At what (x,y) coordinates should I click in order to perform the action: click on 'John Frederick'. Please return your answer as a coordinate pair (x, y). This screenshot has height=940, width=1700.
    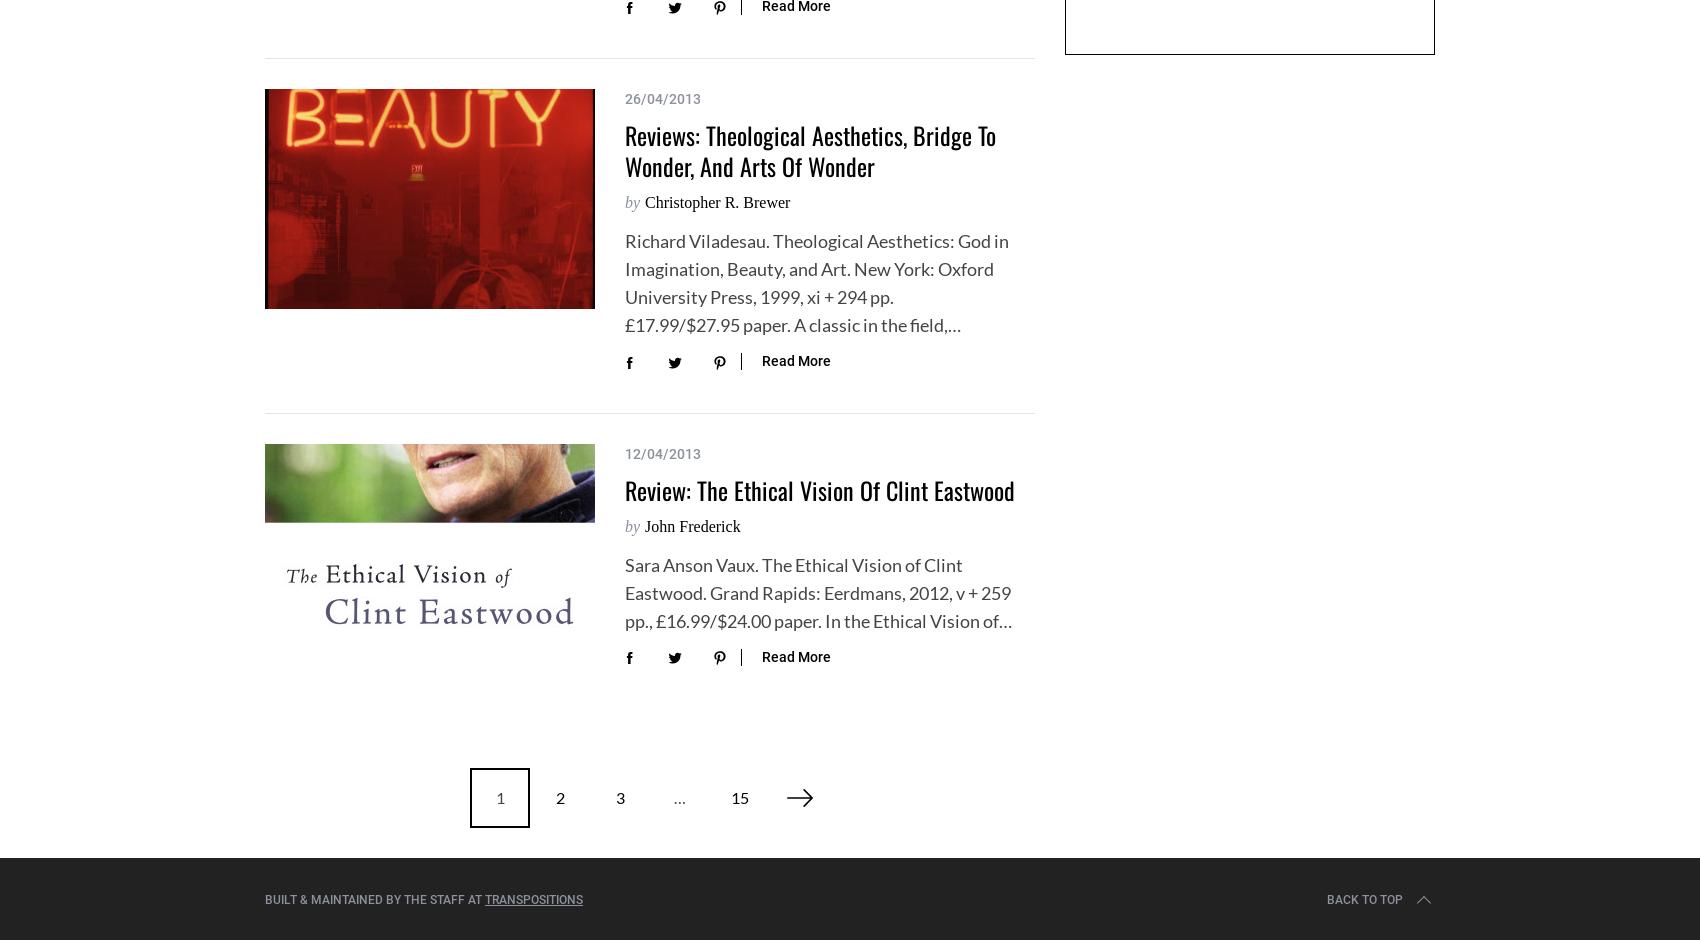
    Looking at the image, I should click on (692, 524).